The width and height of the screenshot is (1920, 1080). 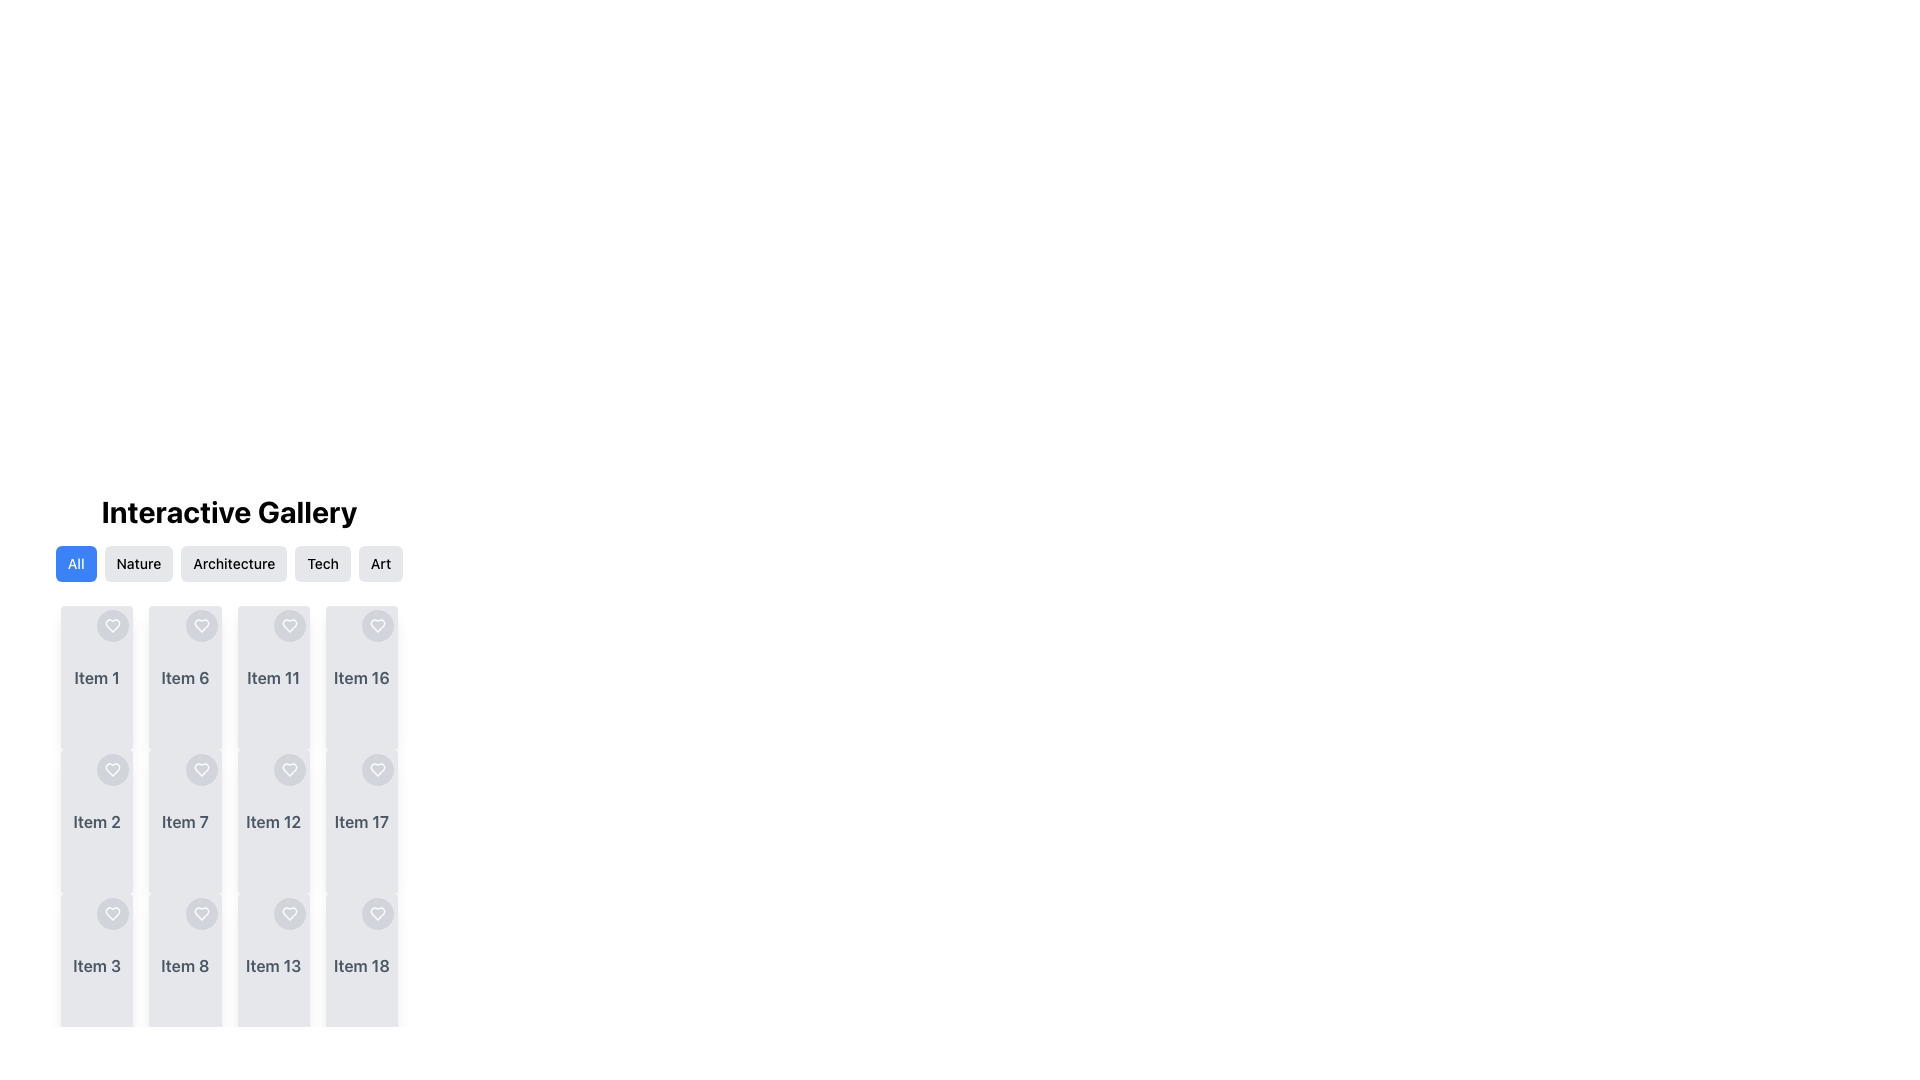 I want to click on the heart-shaped icon located inside the circular button in the fourth column of the grid layout associated with 'Item 18', so click(x=378, y=914).